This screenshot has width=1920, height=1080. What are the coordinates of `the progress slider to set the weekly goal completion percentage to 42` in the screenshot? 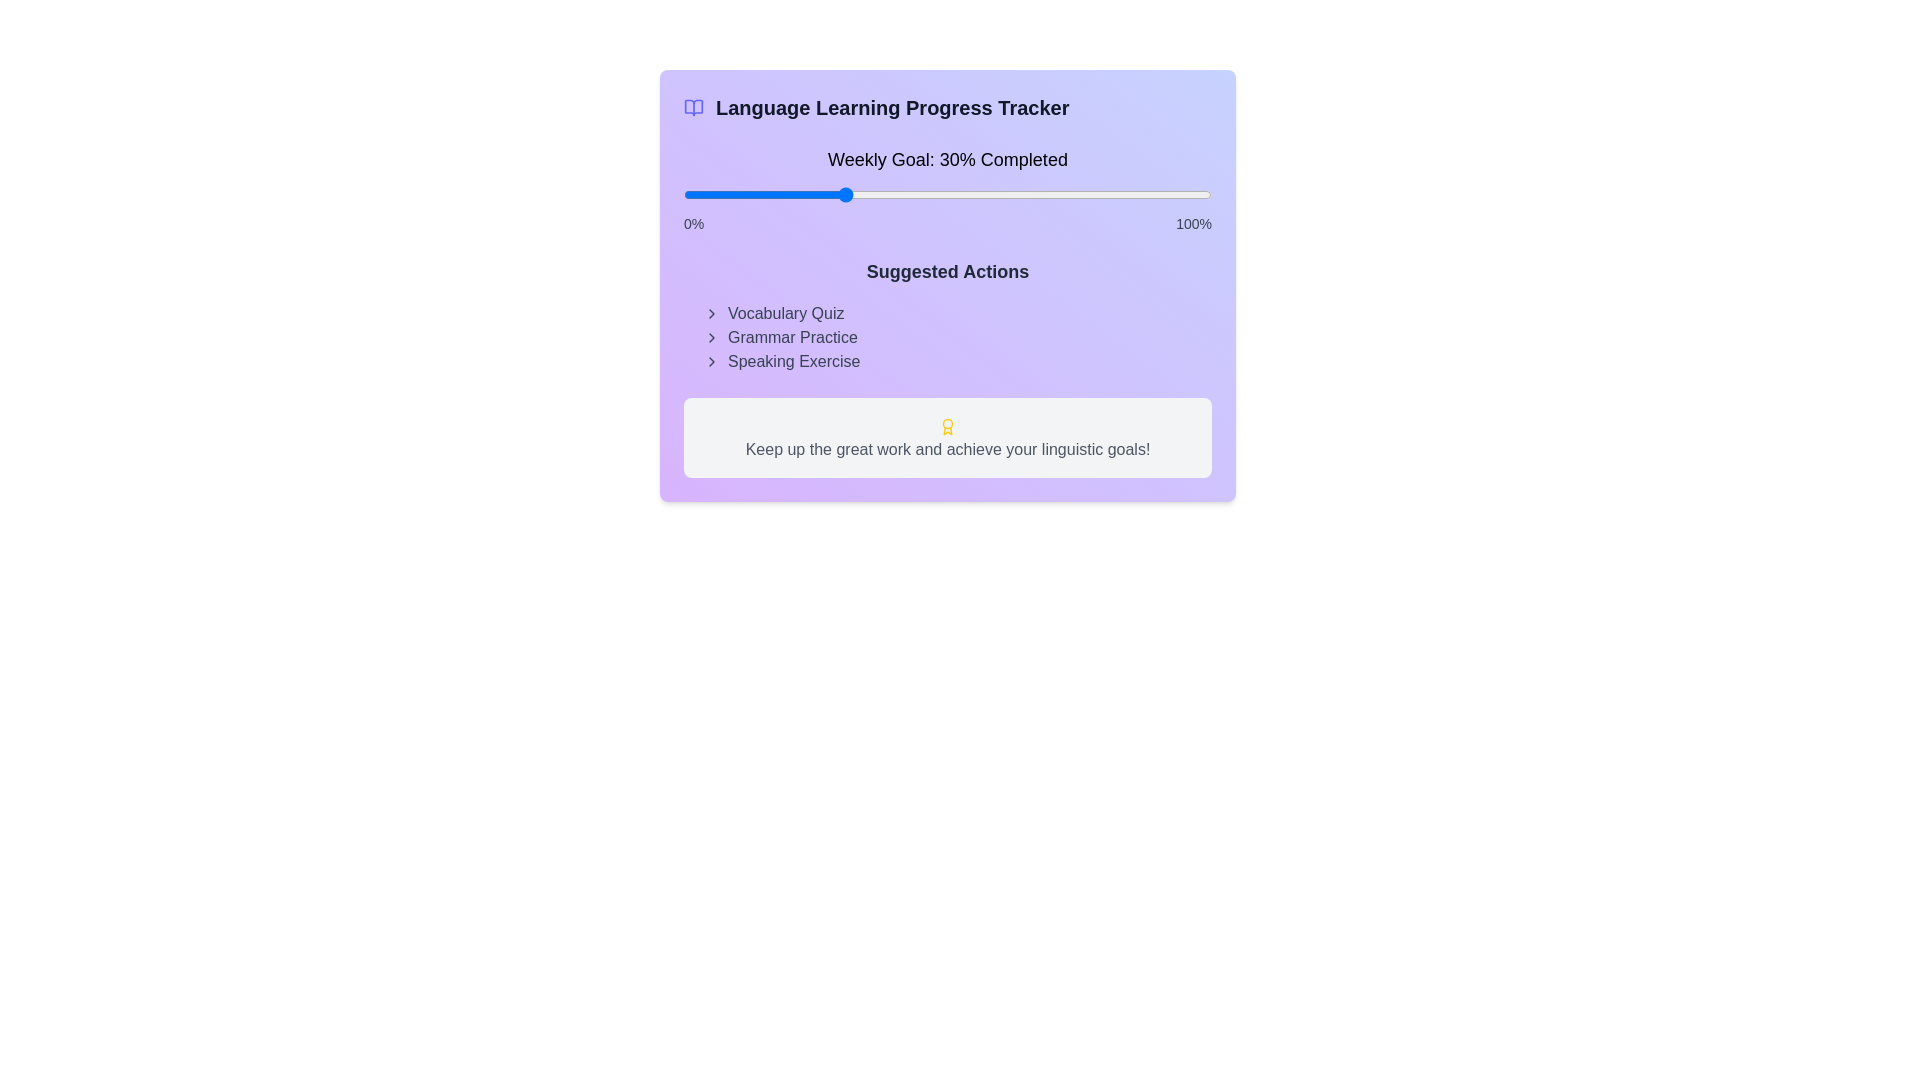 It's located at (904, 195).